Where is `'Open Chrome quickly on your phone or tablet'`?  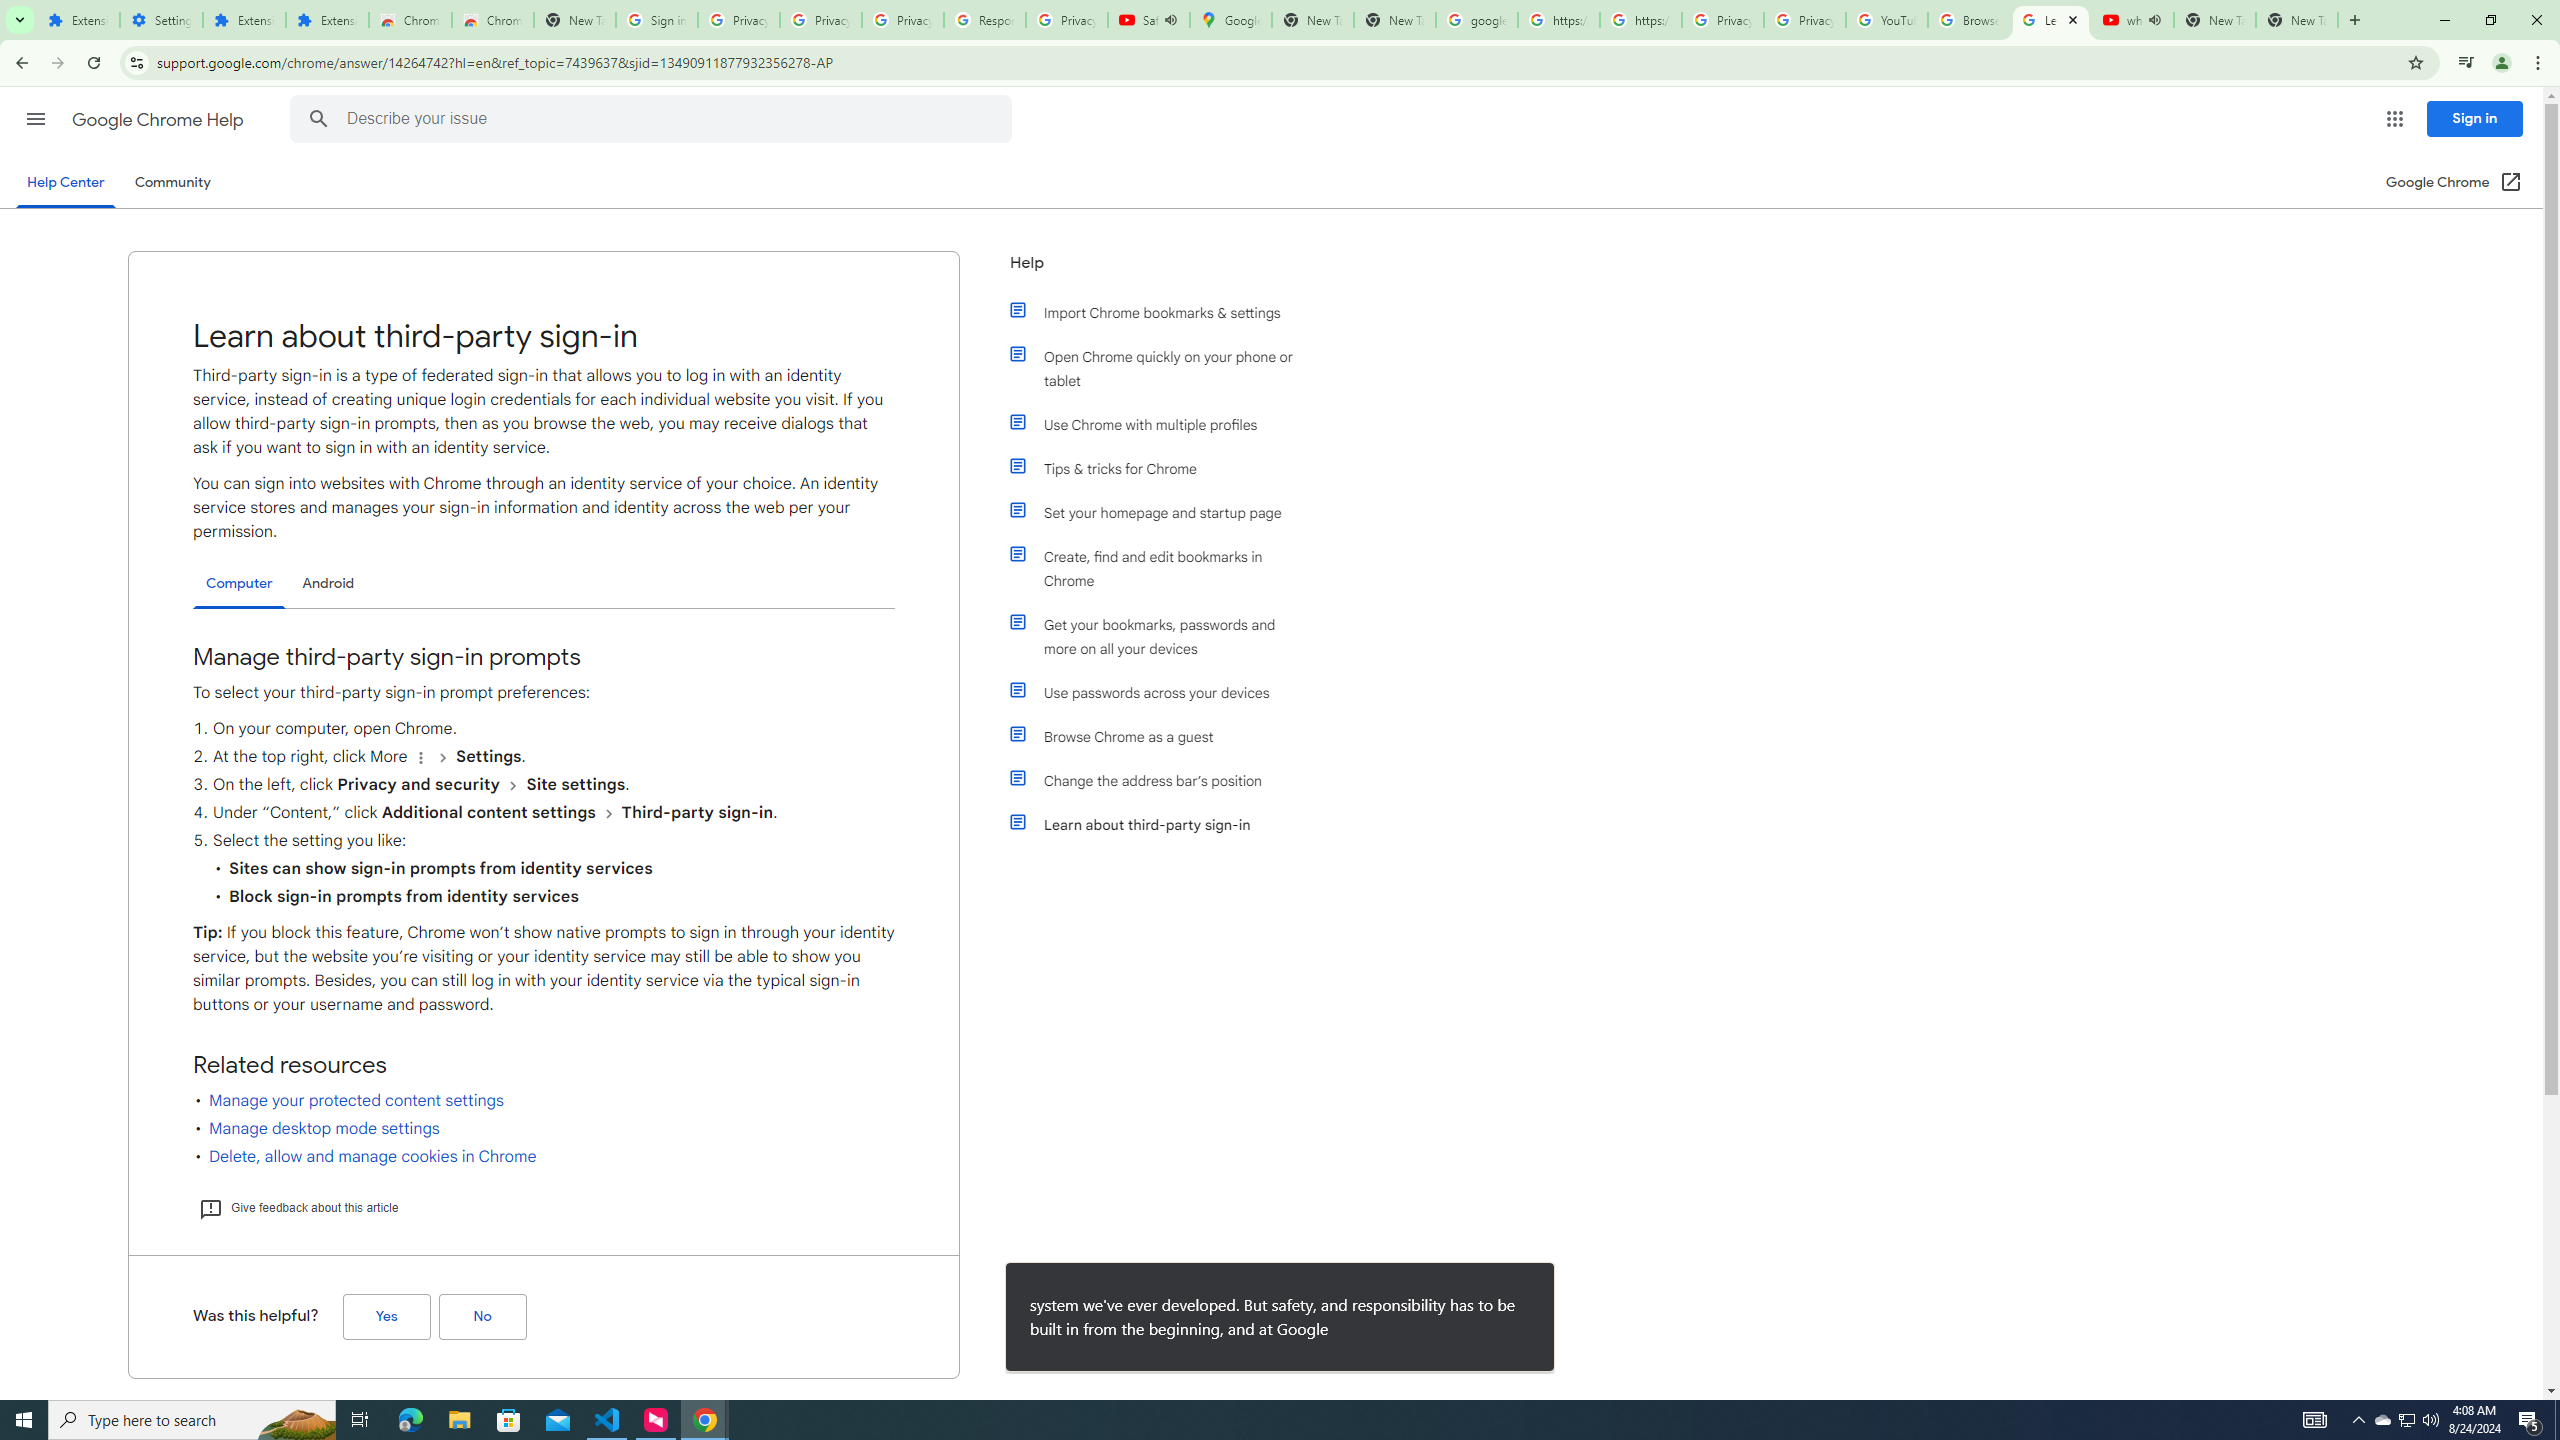
'Open Chrome quickly on your phone or tablet' is located at coordinates (1162, 368).